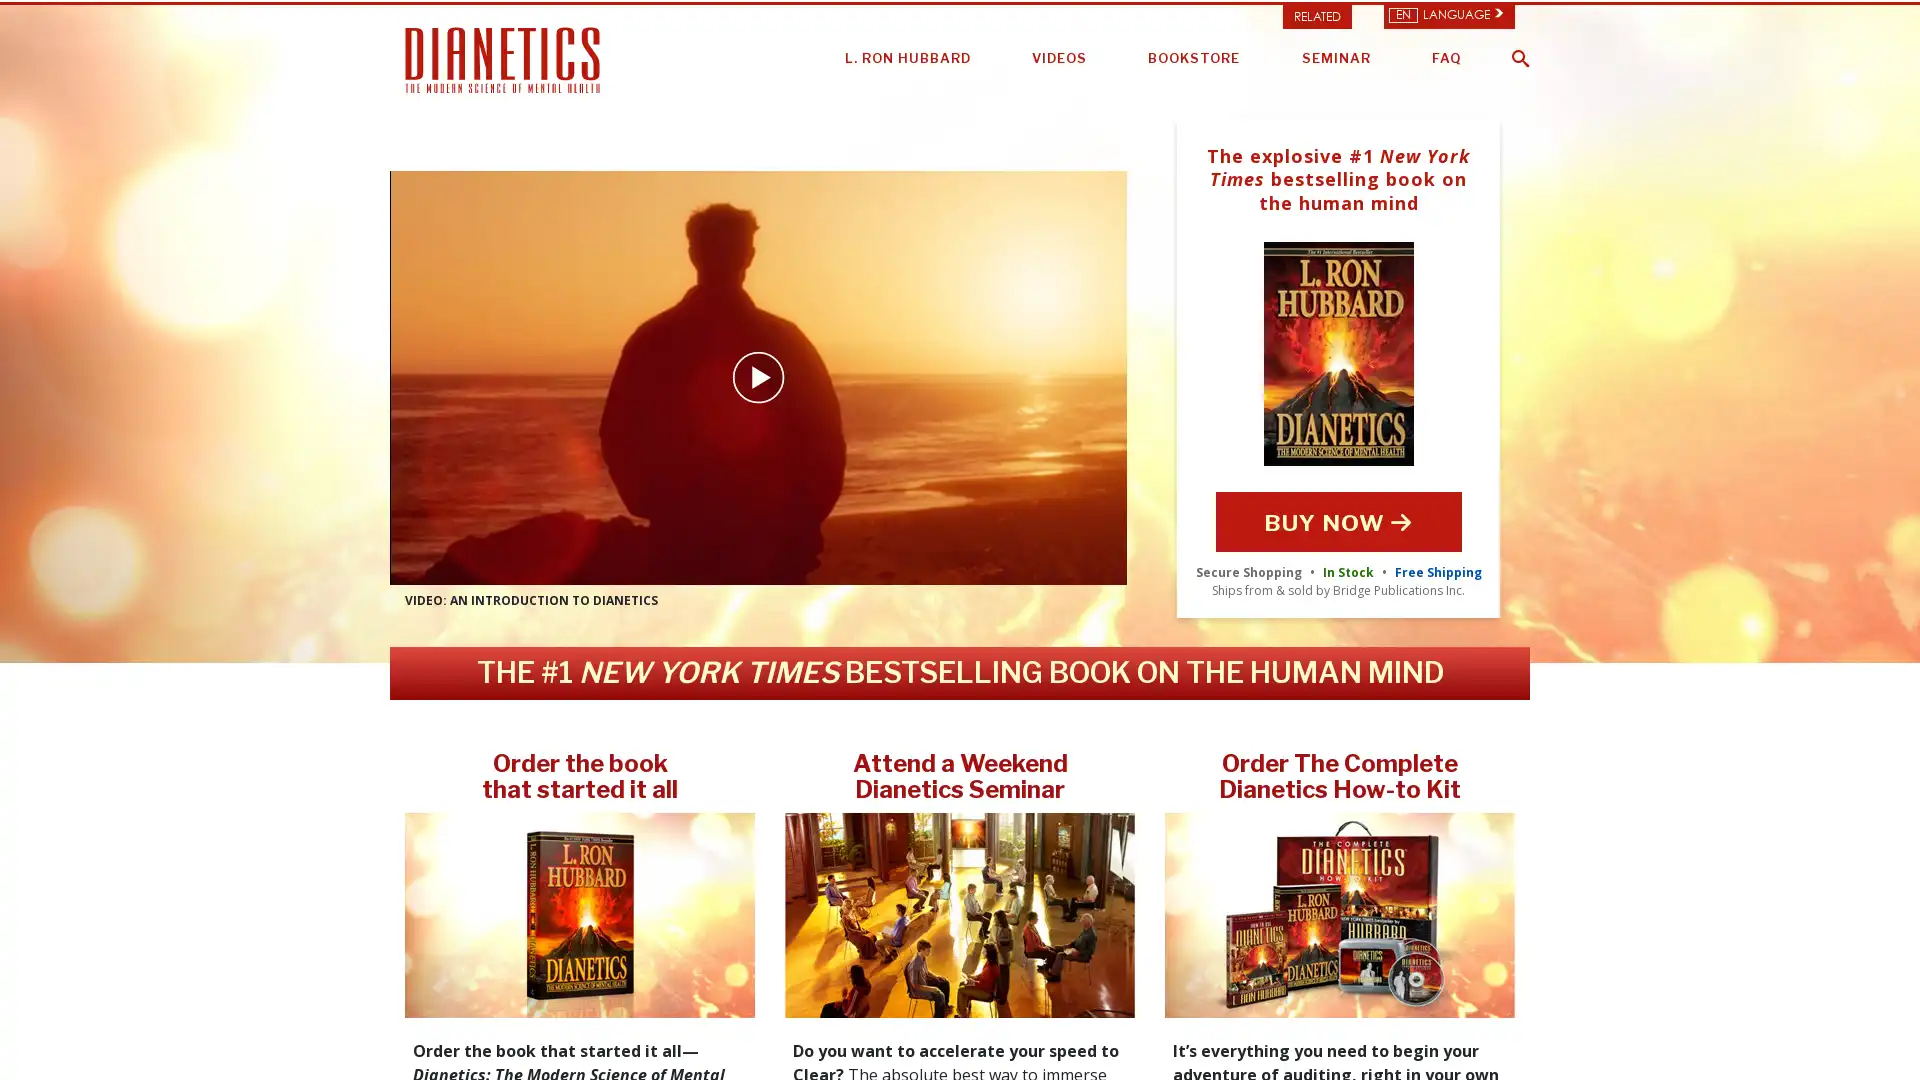 This screenshot has height=1080, width=1920. What do you see at coordinates (1784, 1034) in the screenshot?
I see `Leave us a message.` at bounding box center [1784, 1034].